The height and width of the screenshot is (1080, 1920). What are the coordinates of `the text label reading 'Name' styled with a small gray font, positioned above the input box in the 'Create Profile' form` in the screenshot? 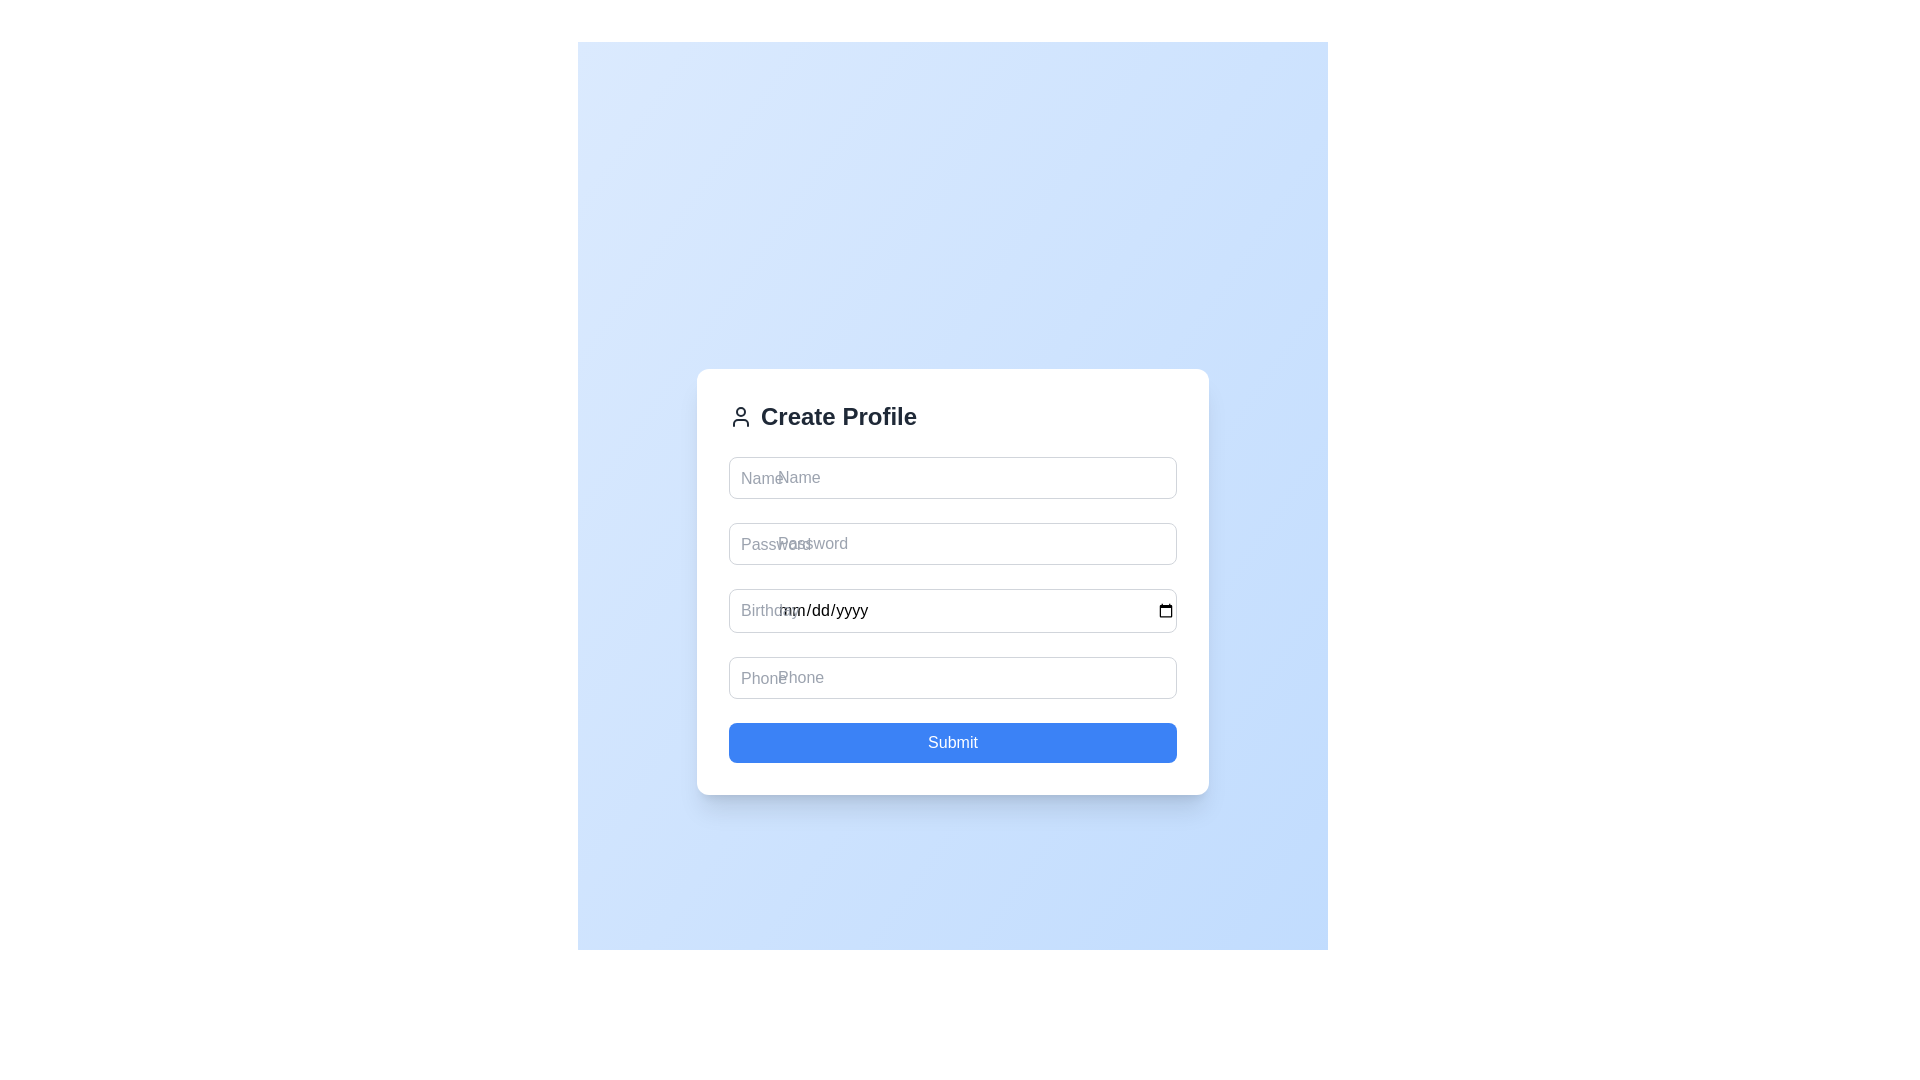 It's located at (761, 478).